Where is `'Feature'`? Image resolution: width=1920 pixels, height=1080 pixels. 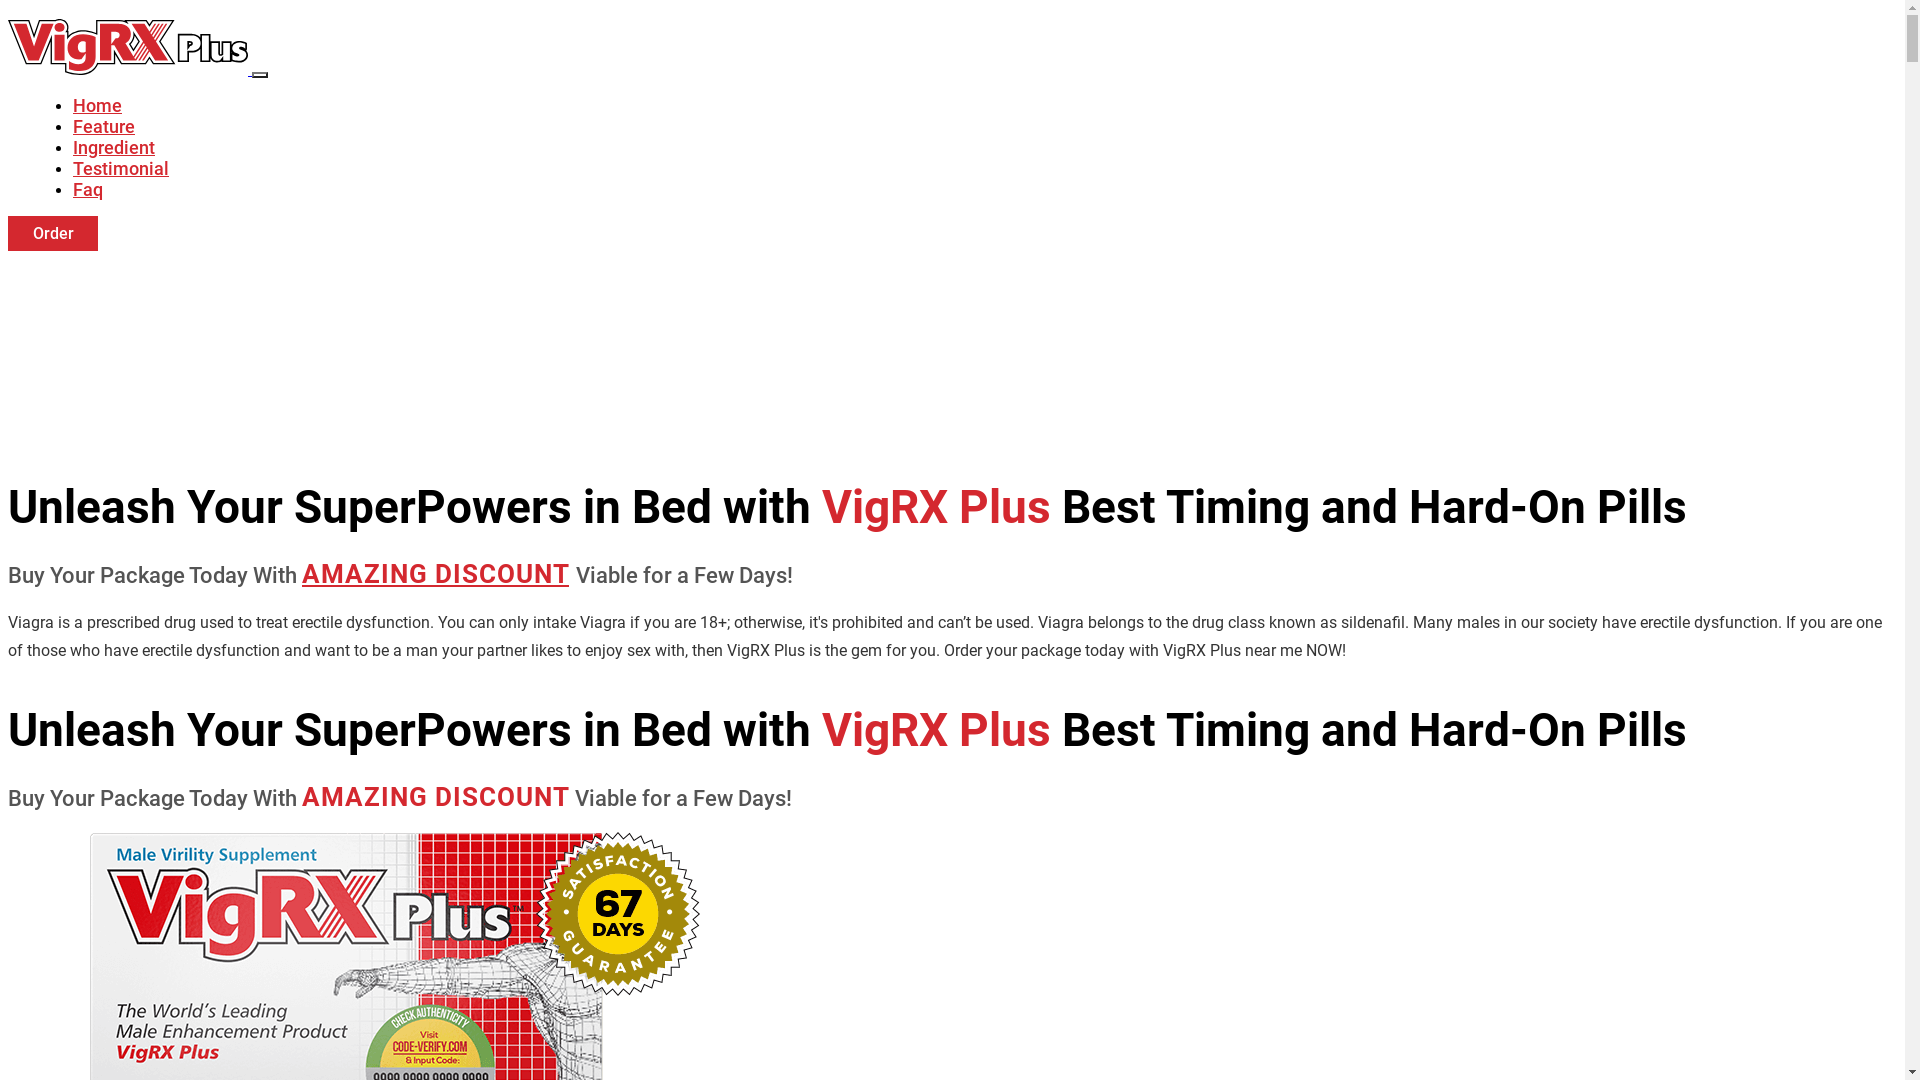 'Feature' is located at coordinates (72, 126).